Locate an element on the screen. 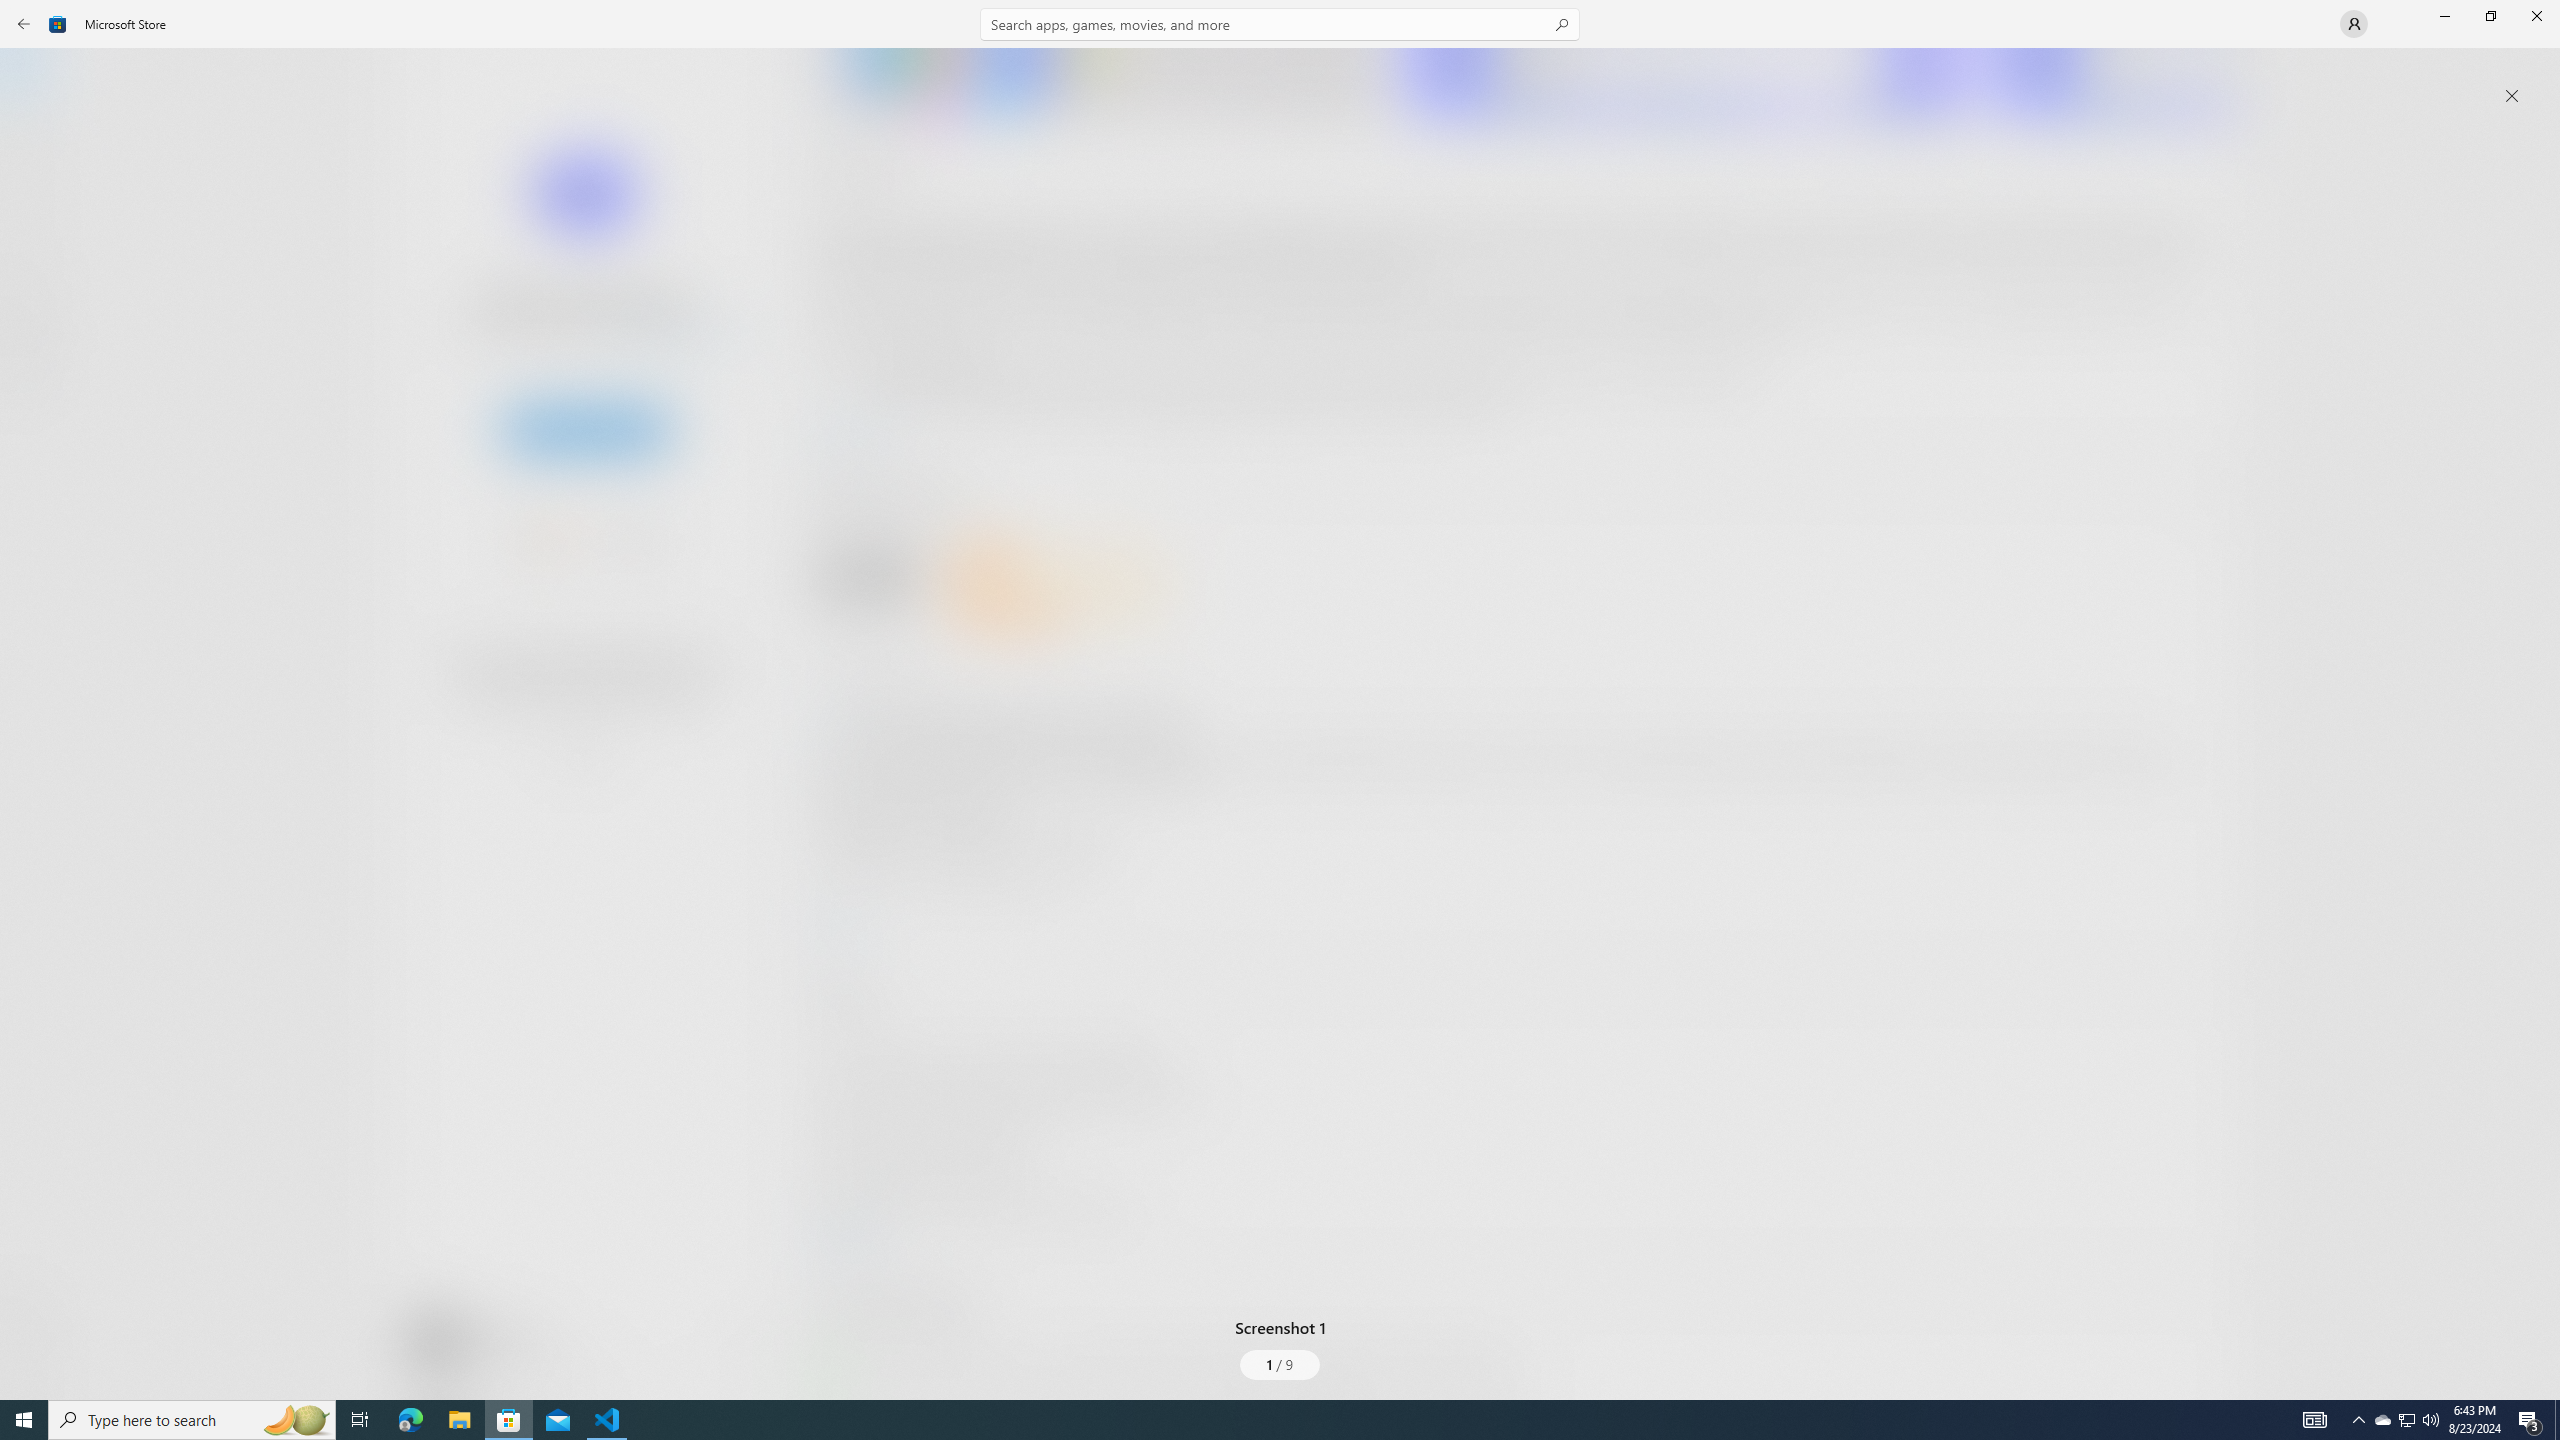 This screenshot has height=1440, width=2560. 'Minimize Microsoft Store' is located at coordinates (2443, 15).